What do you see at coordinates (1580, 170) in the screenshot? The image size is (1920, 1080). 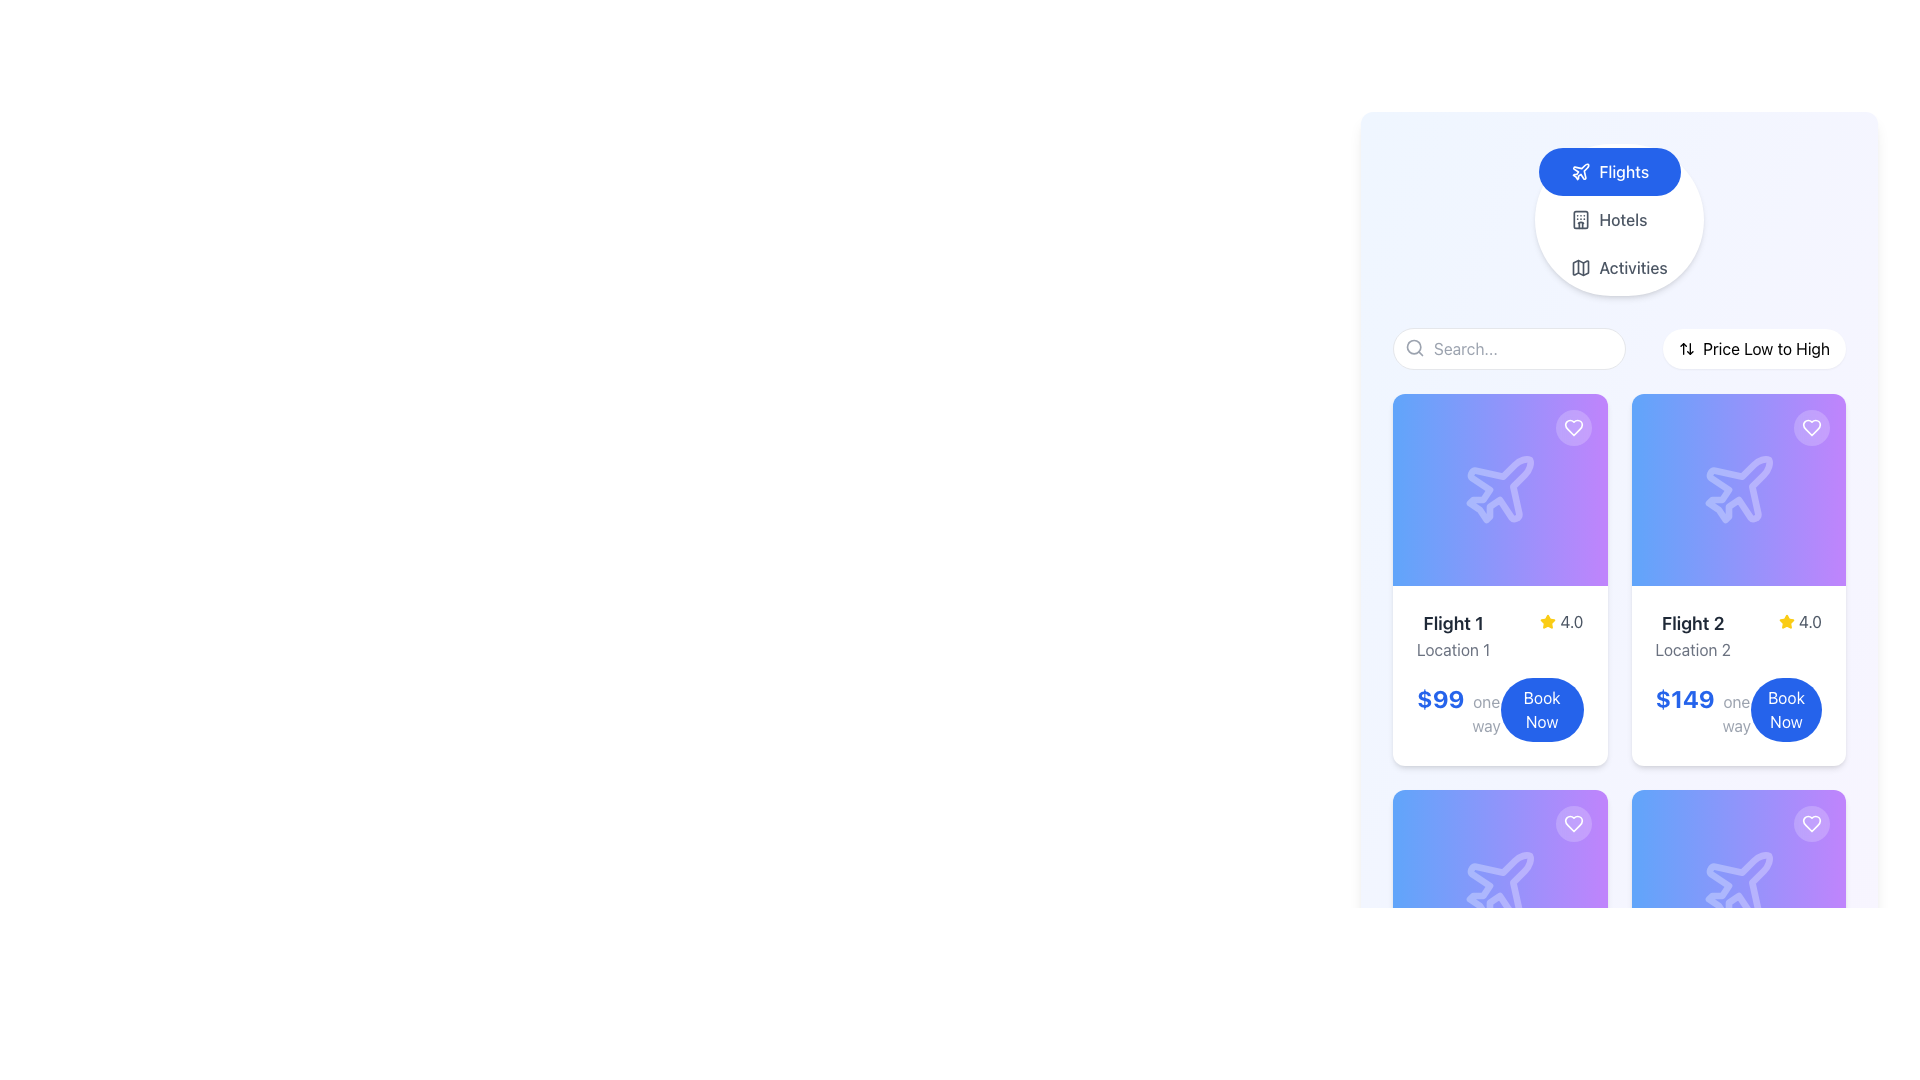 I see `the 'Flights' tab icon located at the top-right portion of the interface` at bounding box center [1580, 170].